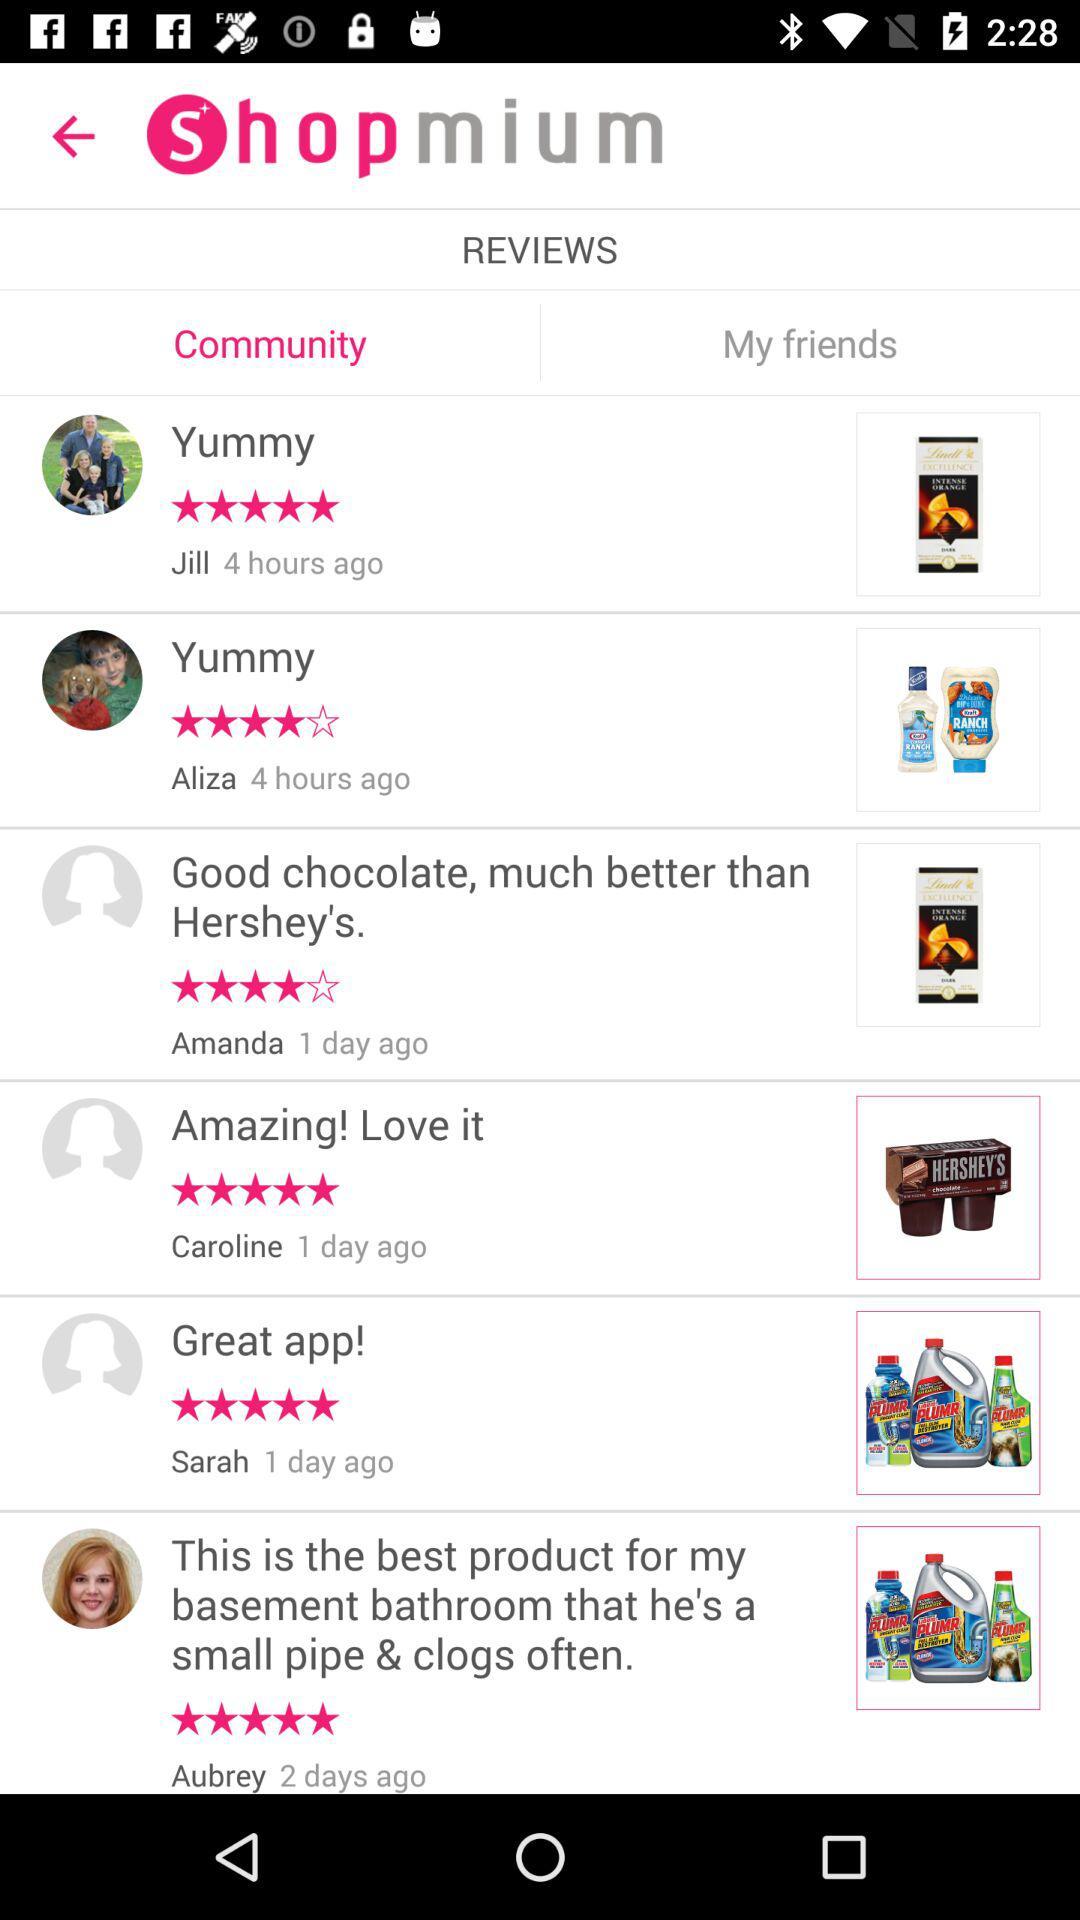 Image resolution: width=1080 pixels, height=1920 pixels. I want to click on item above amanda, so click(254, 986).